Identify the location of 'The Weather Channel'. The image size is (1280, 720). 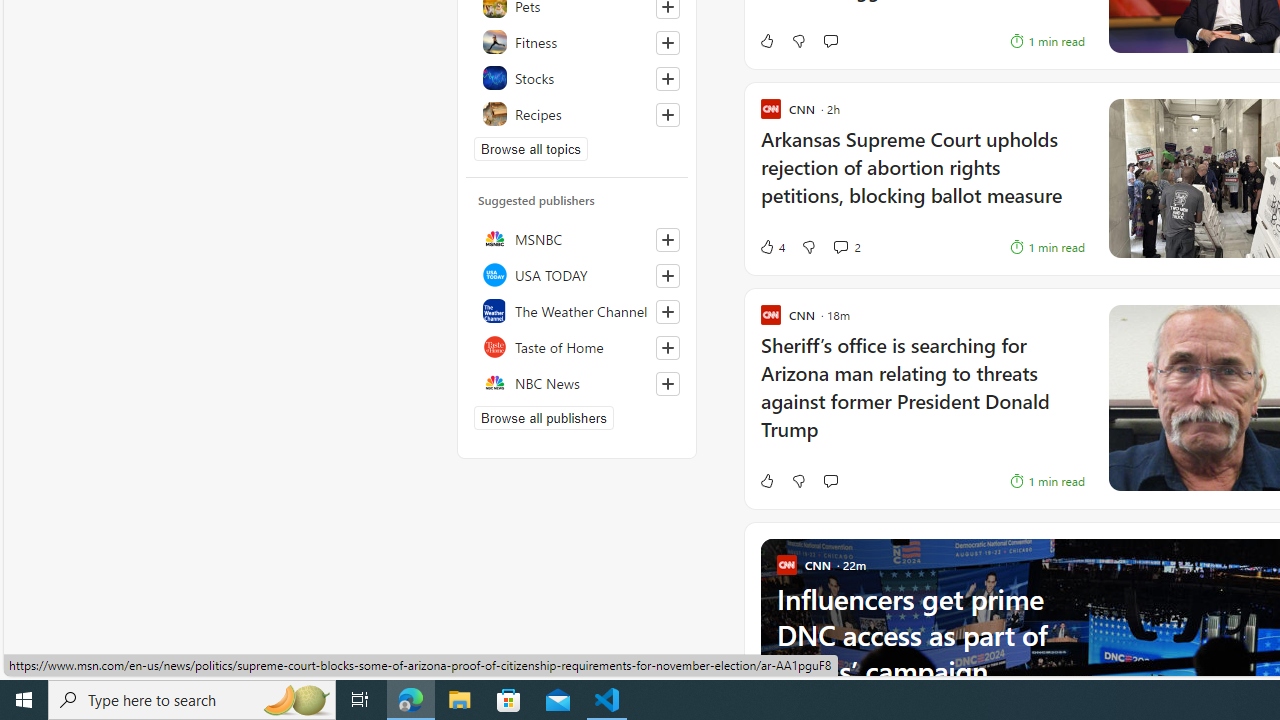
(576, 311).